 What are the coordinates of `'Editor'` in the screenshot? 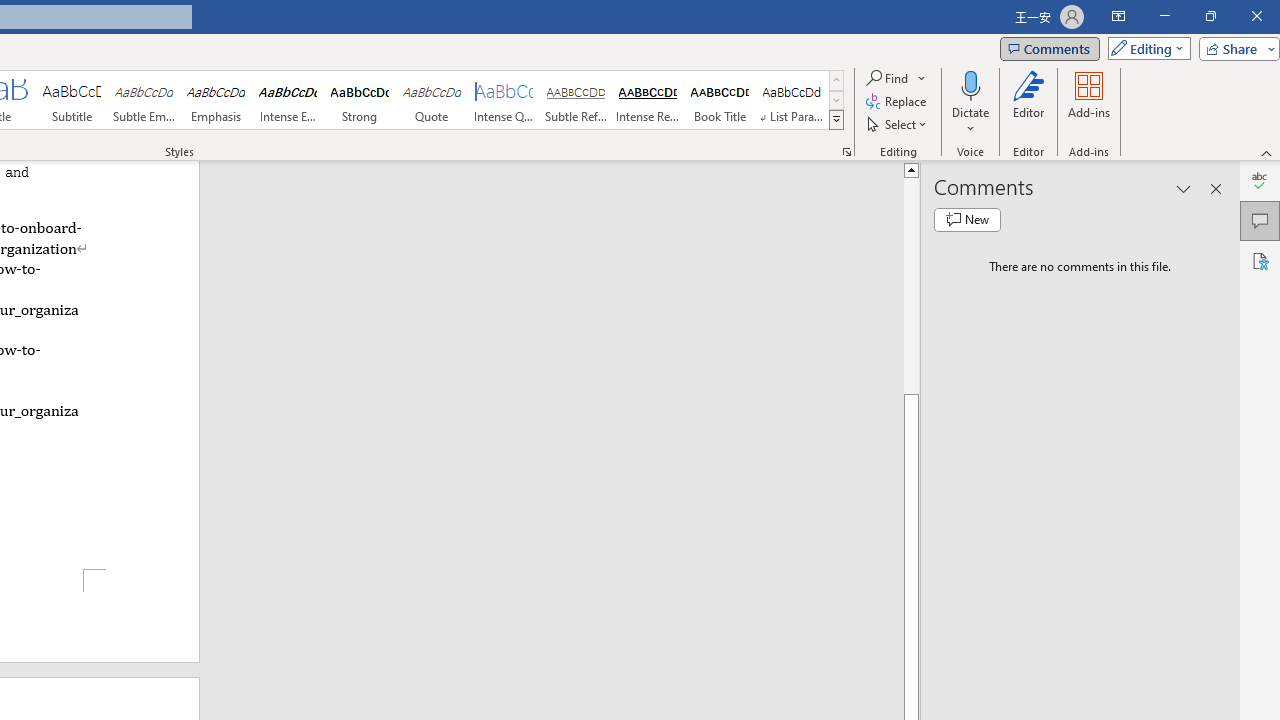 It's located at (1029, 103).